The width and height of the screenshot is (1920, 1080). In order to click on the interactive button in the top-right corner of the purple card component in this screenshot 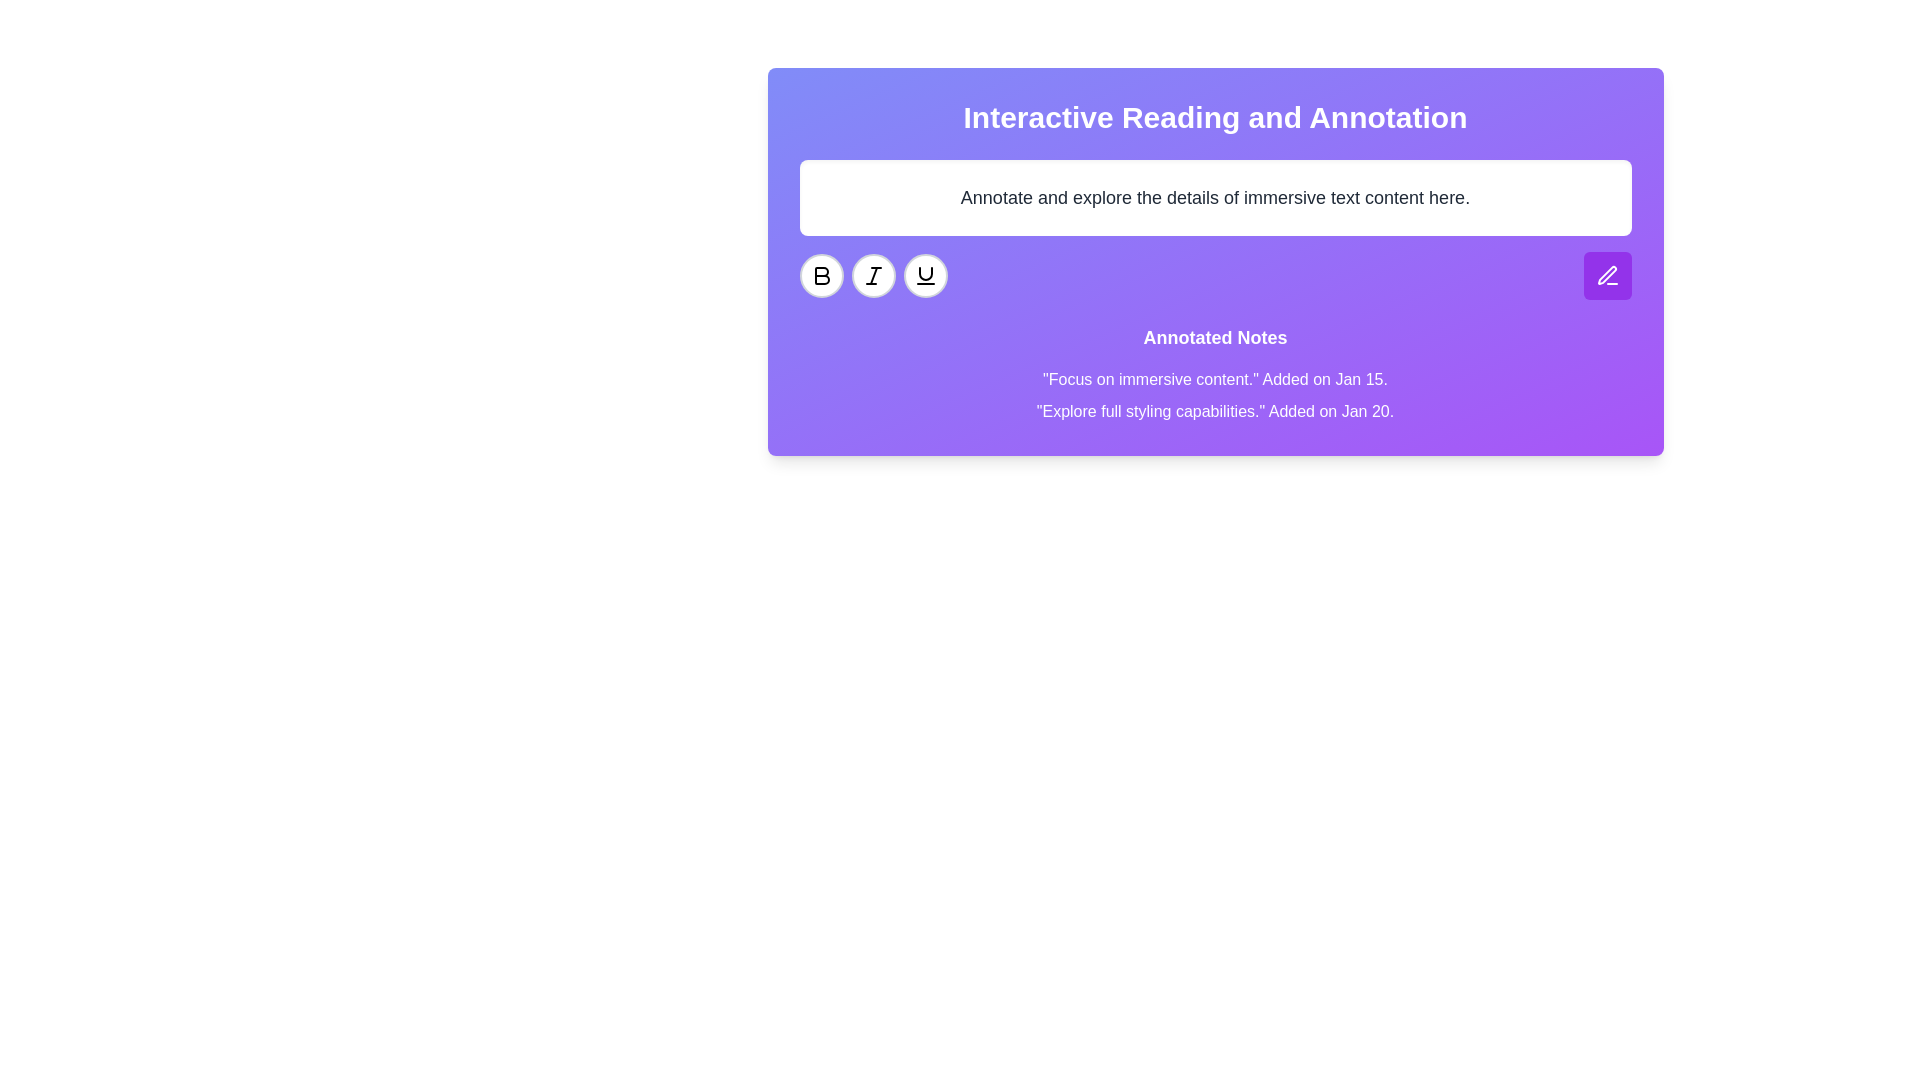, I will do `click(1607, 276)`.